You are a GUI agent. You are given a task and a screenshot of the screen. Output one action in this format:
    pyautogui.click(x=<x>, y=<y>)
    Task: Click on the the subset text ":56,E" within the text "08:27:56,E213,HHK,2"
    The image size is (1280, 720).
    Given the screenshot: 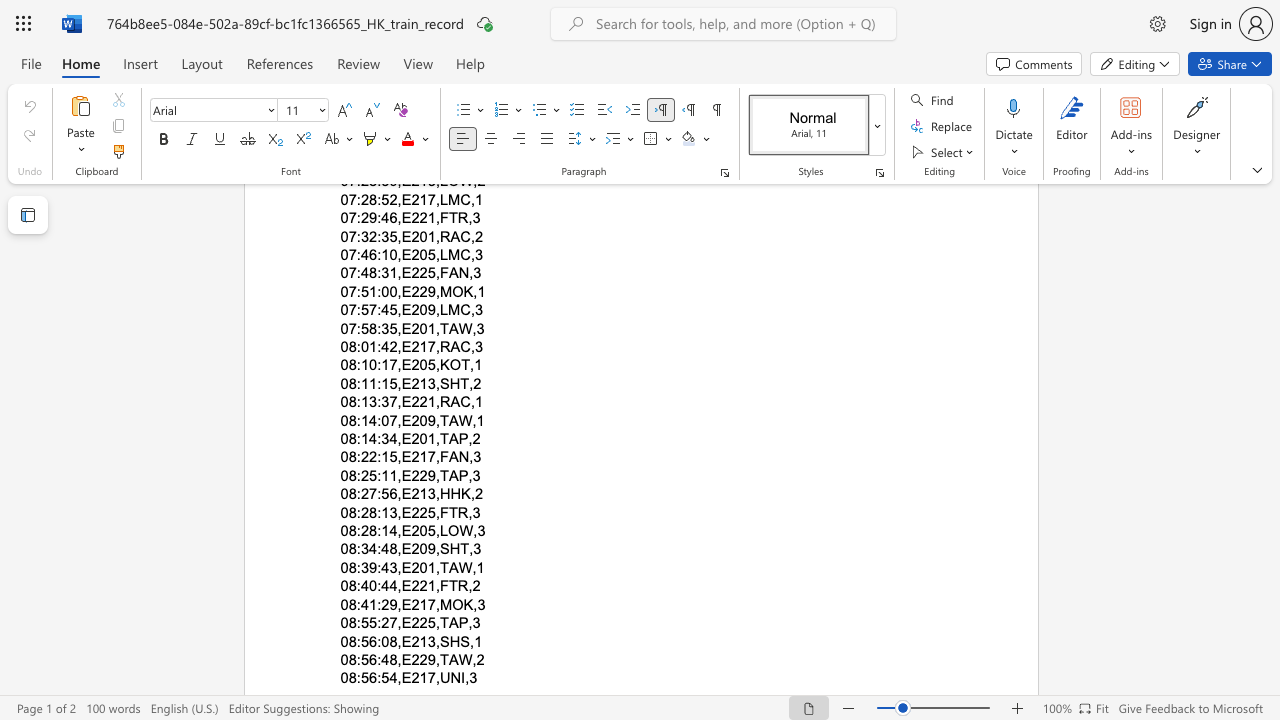 What is the action you would take?
    pyautogui.click(x=377, y=494)
    